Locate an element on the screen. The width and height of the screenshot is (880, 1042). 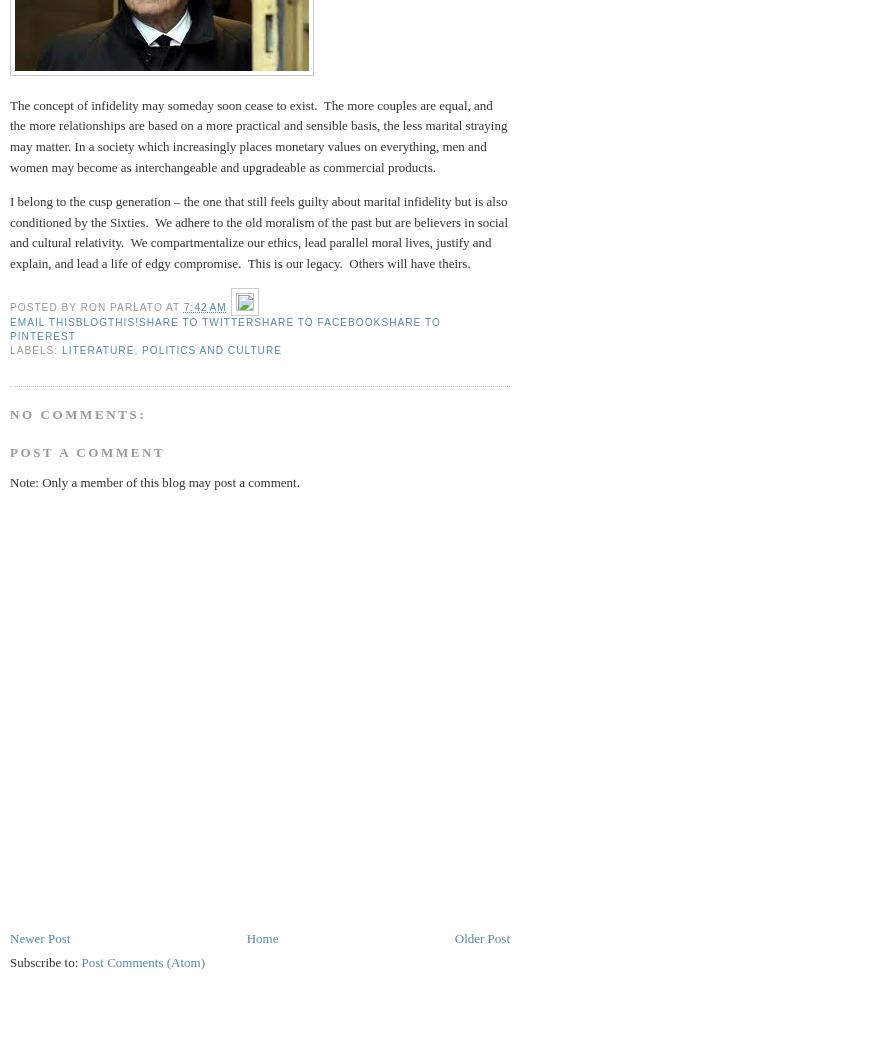
'Literature' is located at coordinates (62, 349).